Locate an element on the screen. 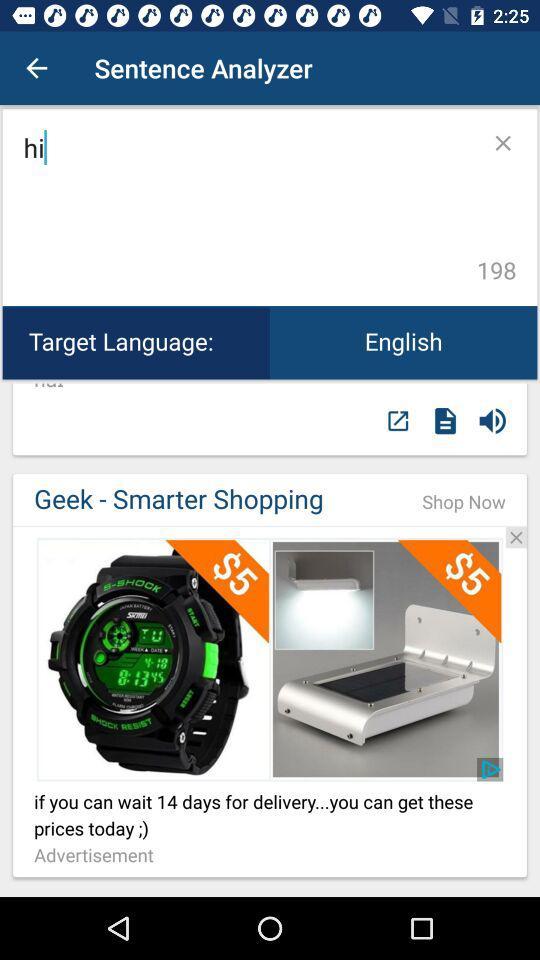 This screenshot has height=960, width=540. item to the left of 198 item is located at coordinates (246, 207).